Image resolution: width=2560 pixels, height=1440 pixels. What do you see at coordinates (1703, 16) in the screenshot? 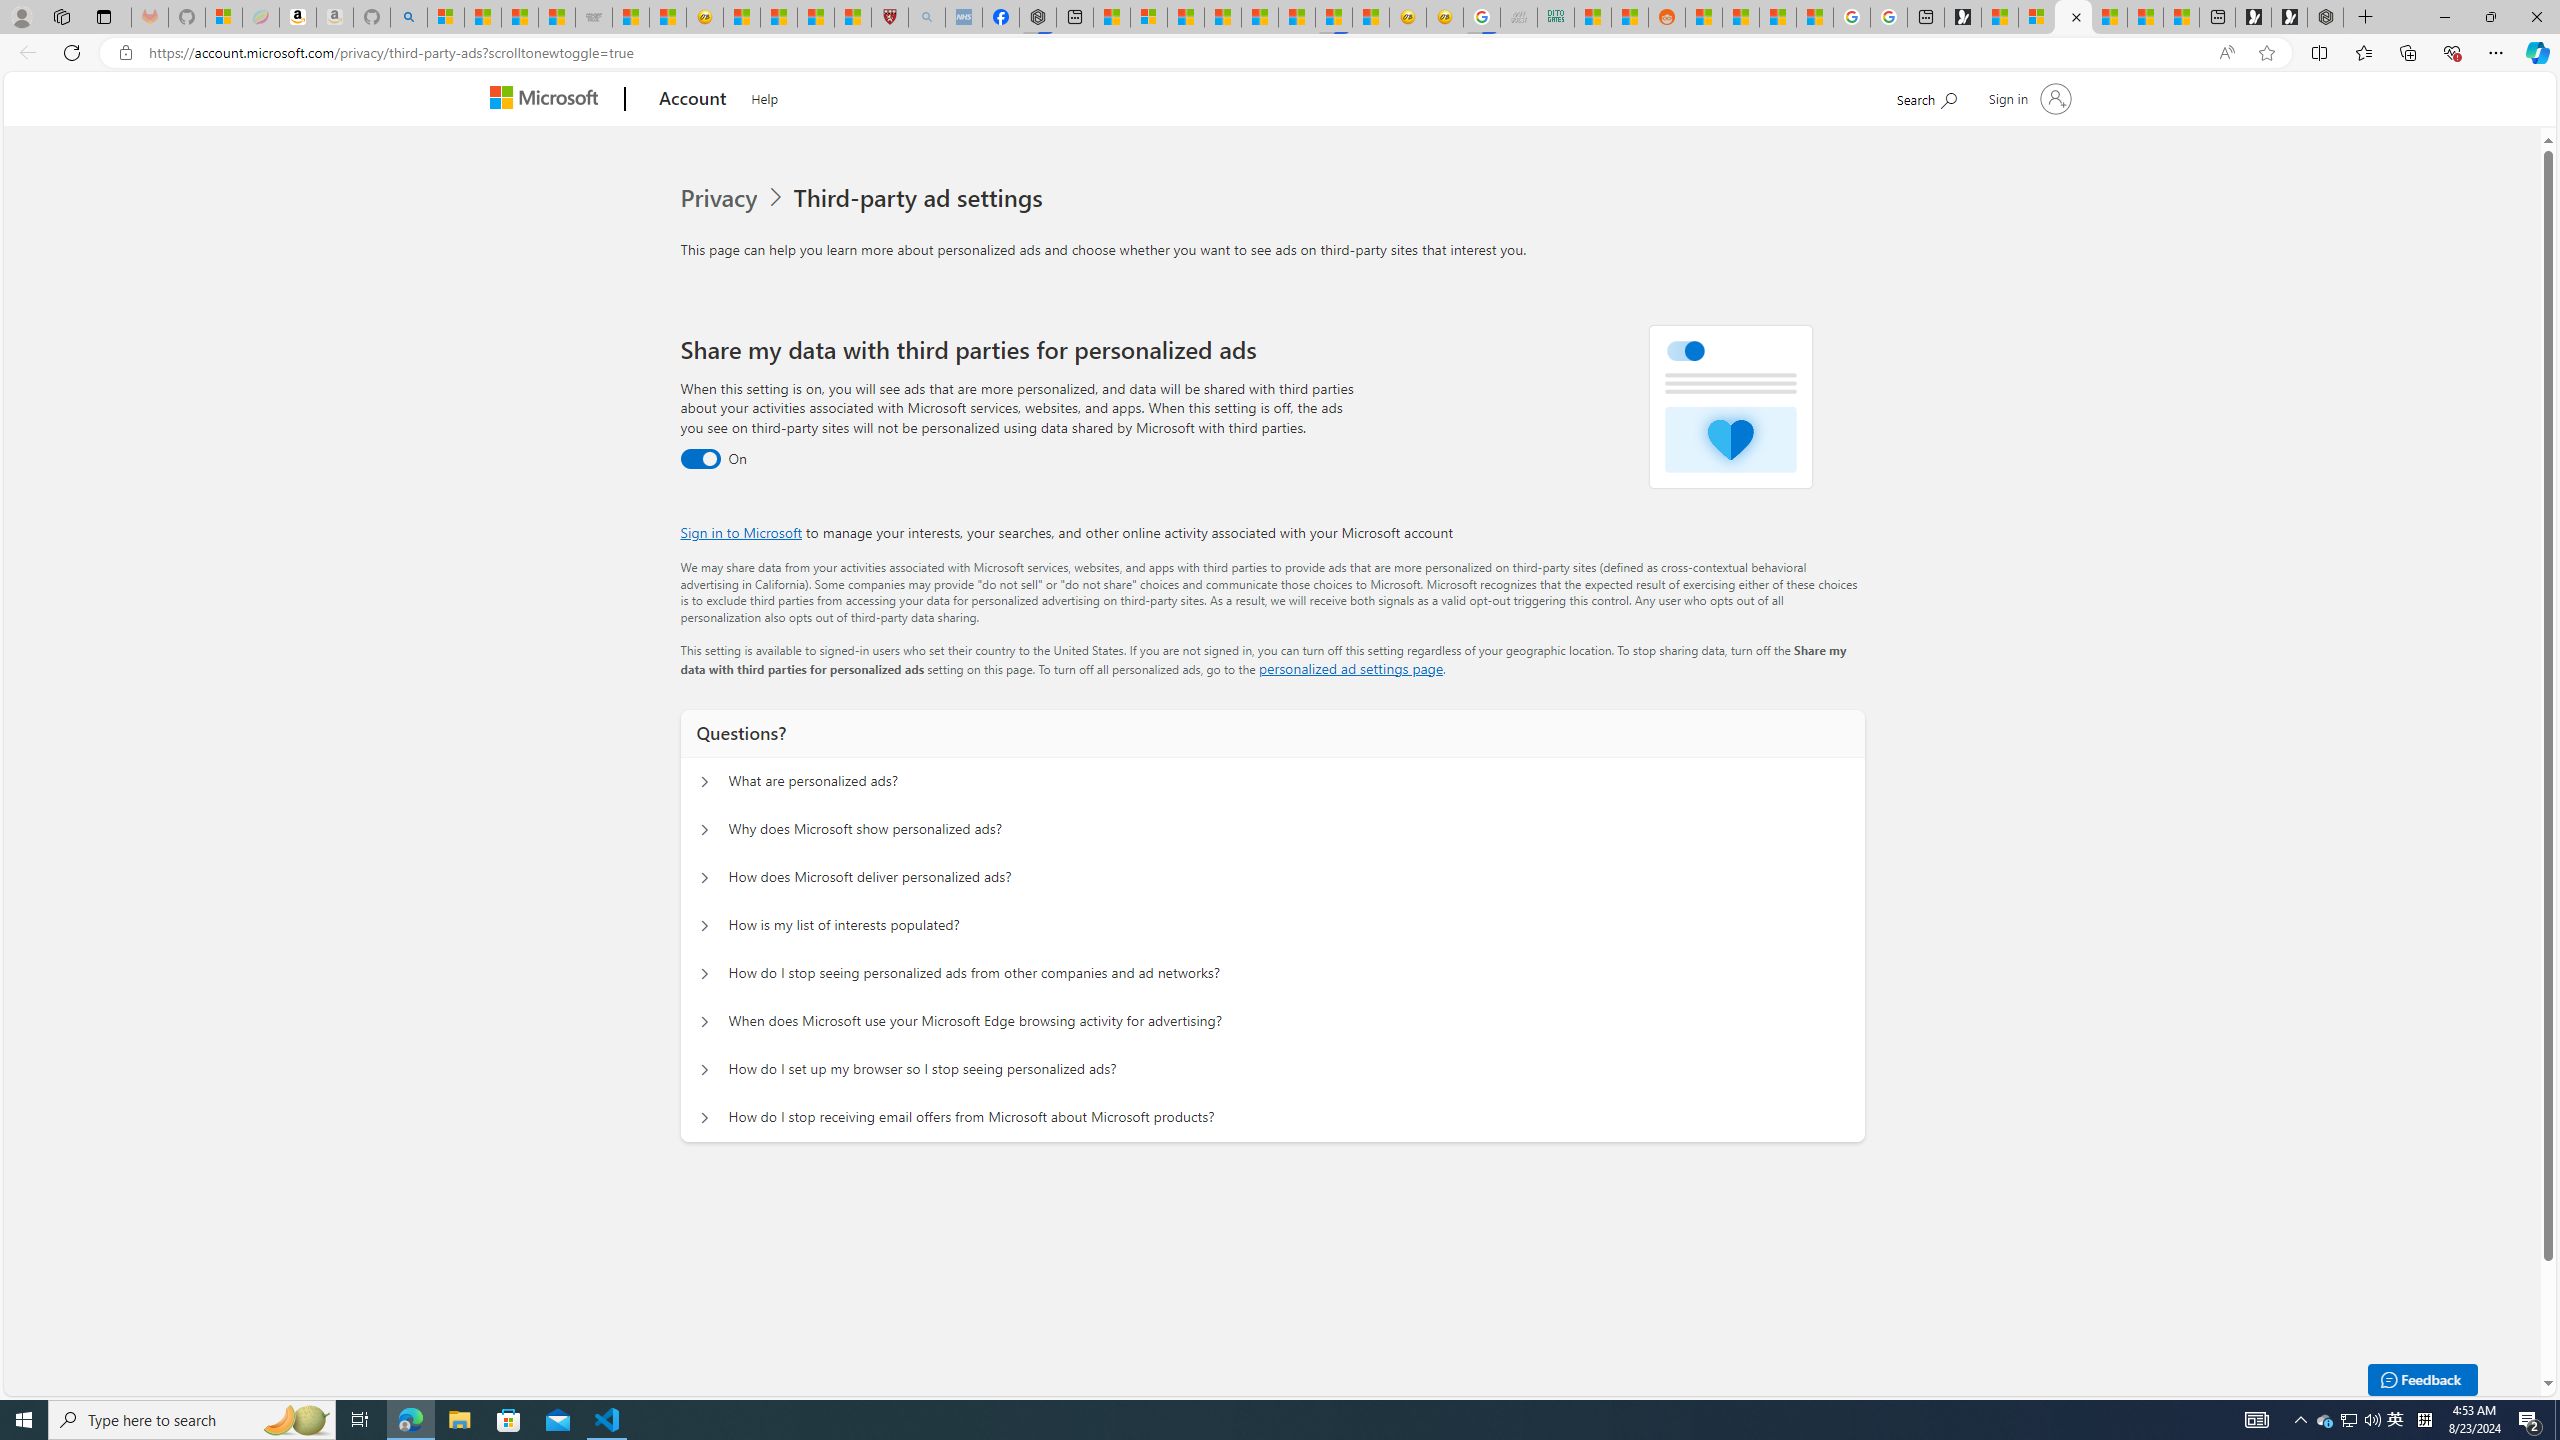
I see `'R******* | Trusted Community Engagement and Contributions'` at bounding box center [1703, 16].